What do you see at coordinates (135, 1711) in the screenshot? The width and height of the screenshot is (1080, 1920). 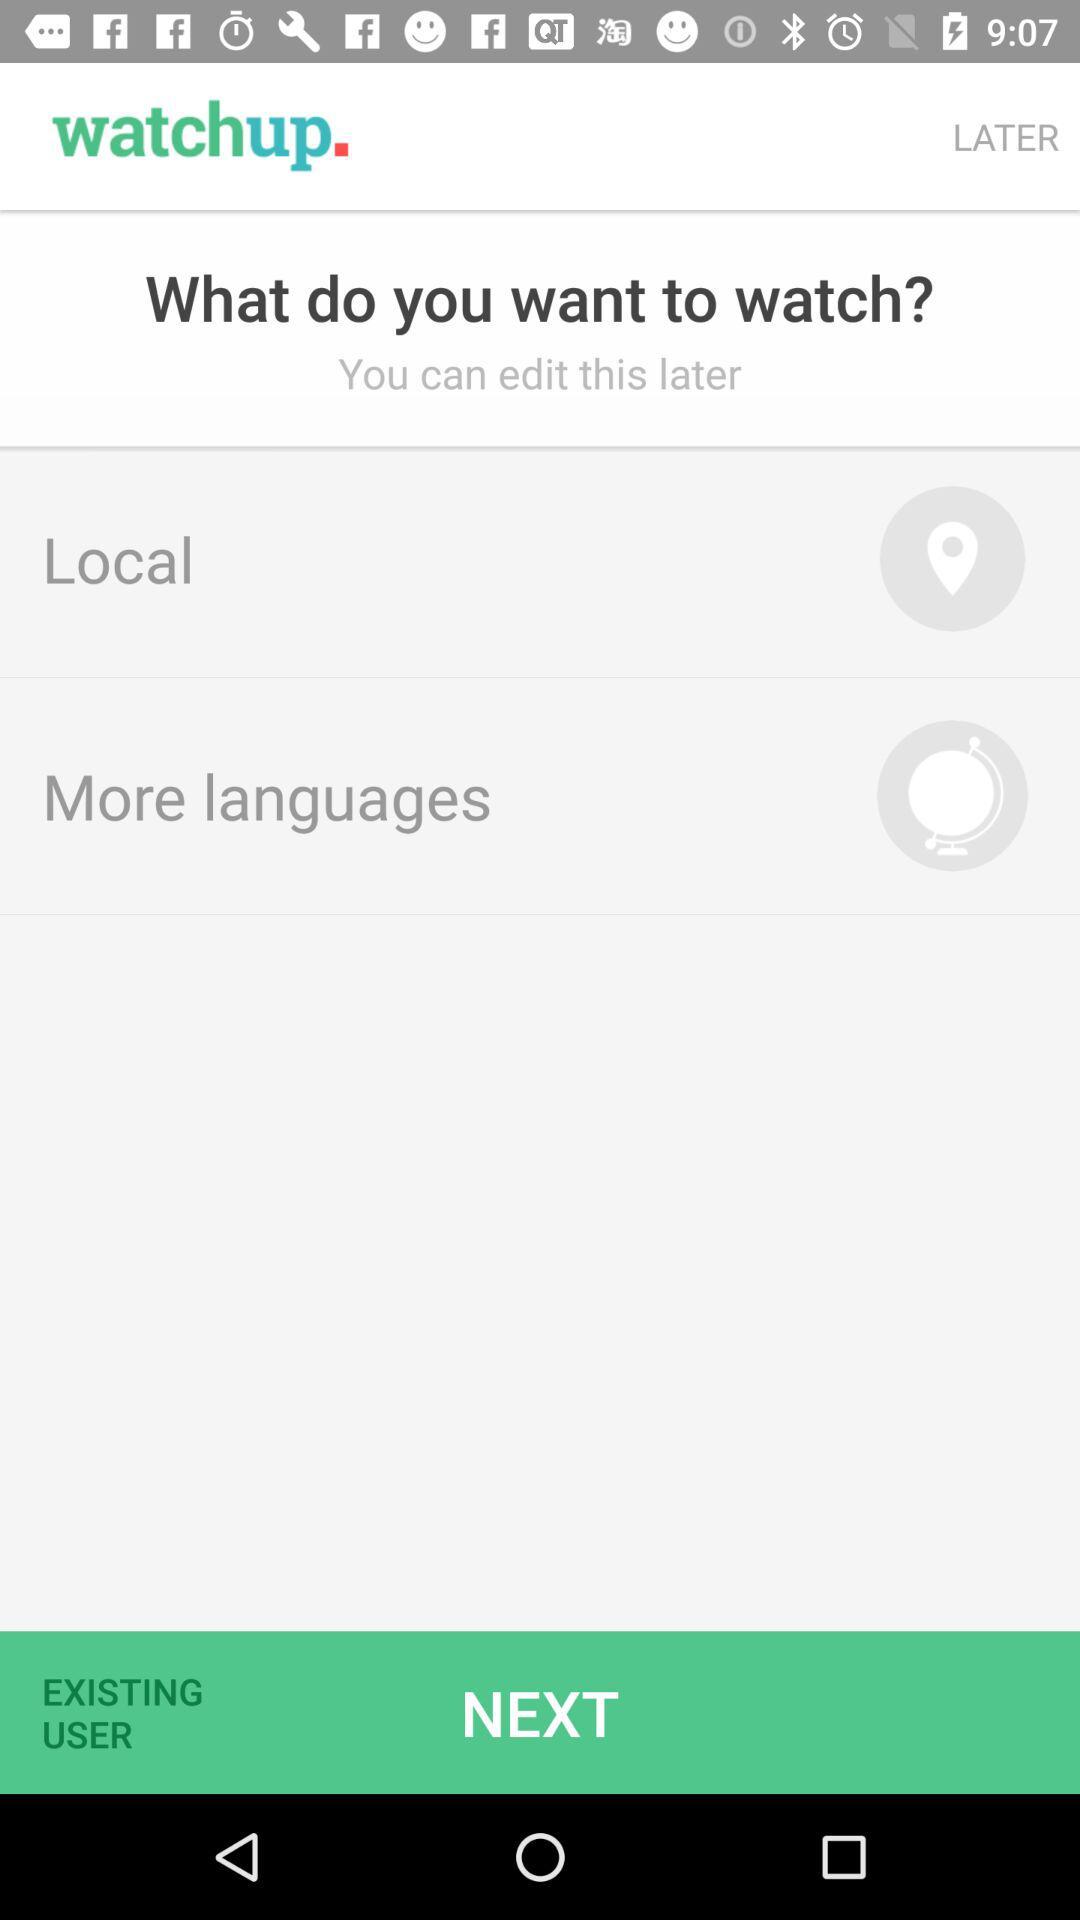 I see `item to the left of the next icon` at bounding box center [135, 1711].